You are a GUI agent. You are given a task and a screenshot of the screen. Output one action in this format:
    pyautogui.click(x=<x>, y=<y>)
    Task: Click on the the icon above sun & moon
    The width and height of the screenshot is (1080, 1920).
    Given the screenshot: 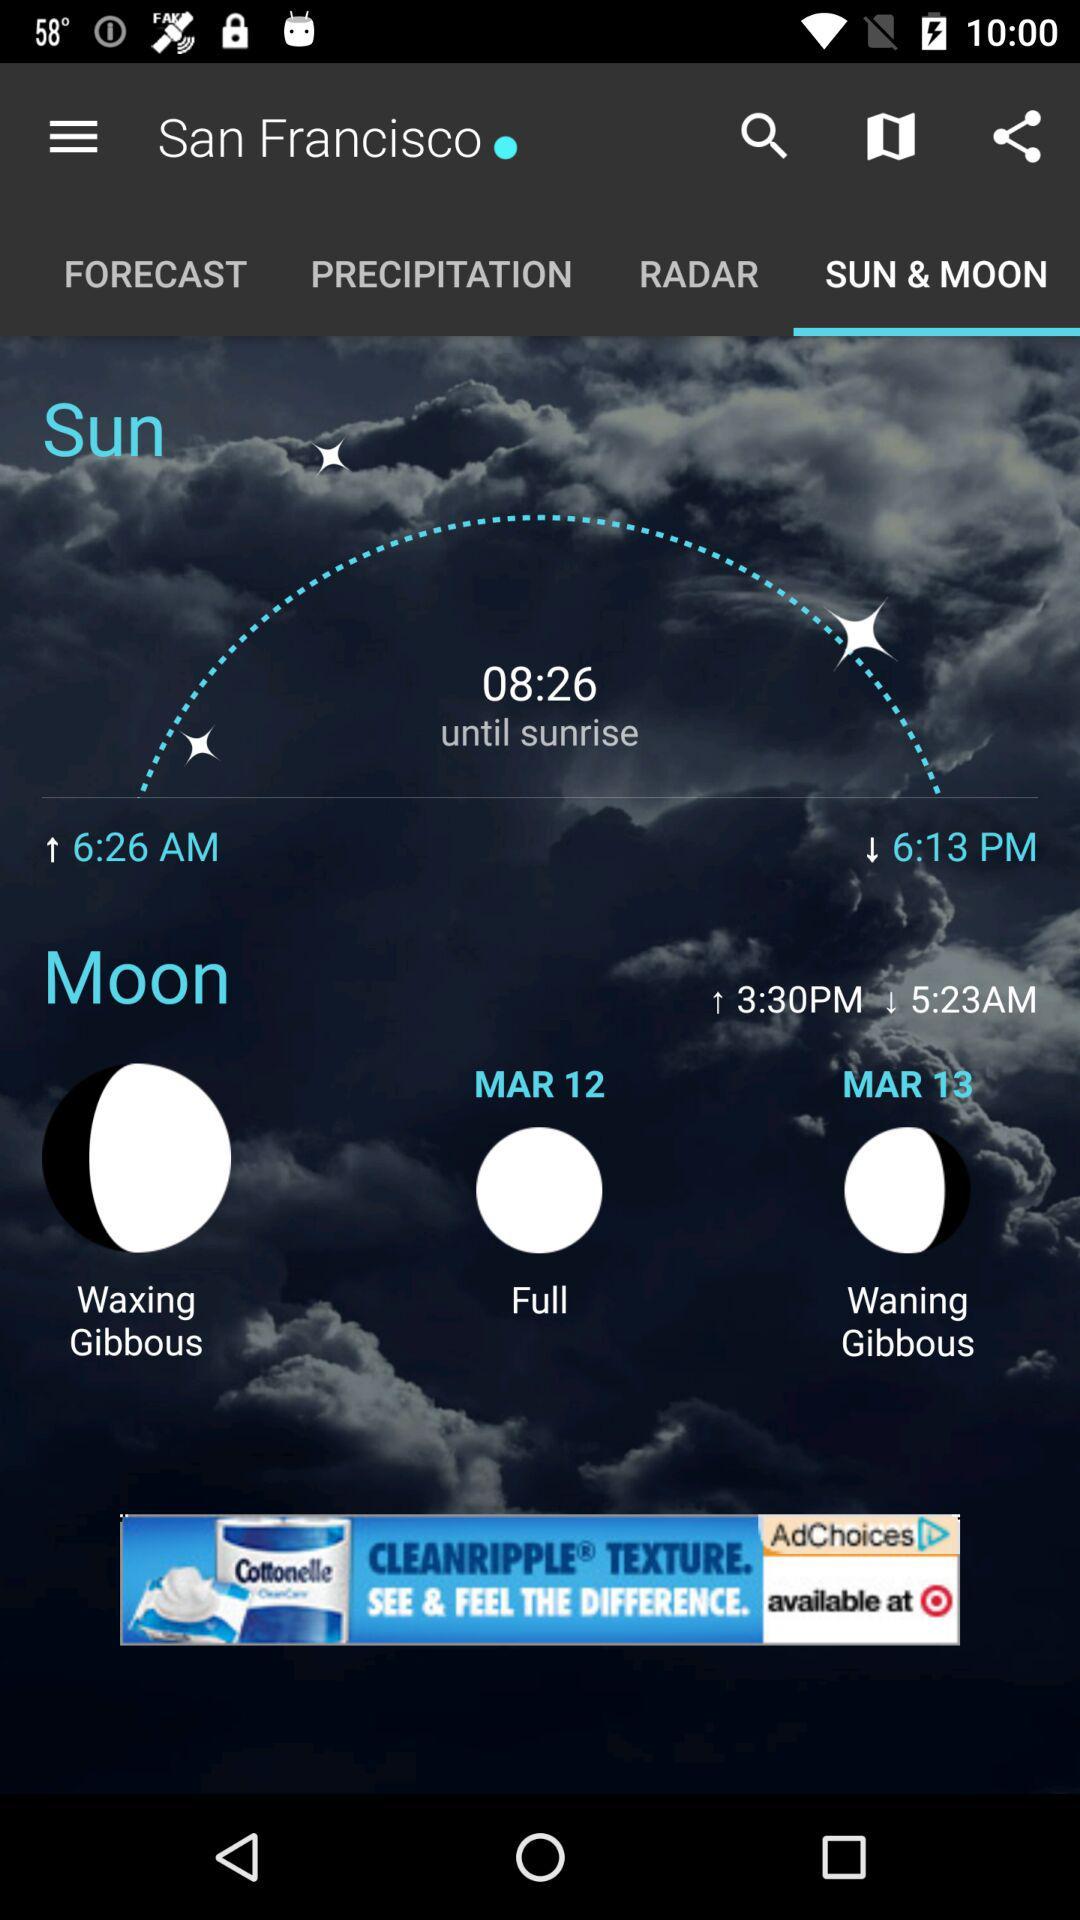 What is the action you would take?
    pyautogui.click(x=1017, y=135)
    